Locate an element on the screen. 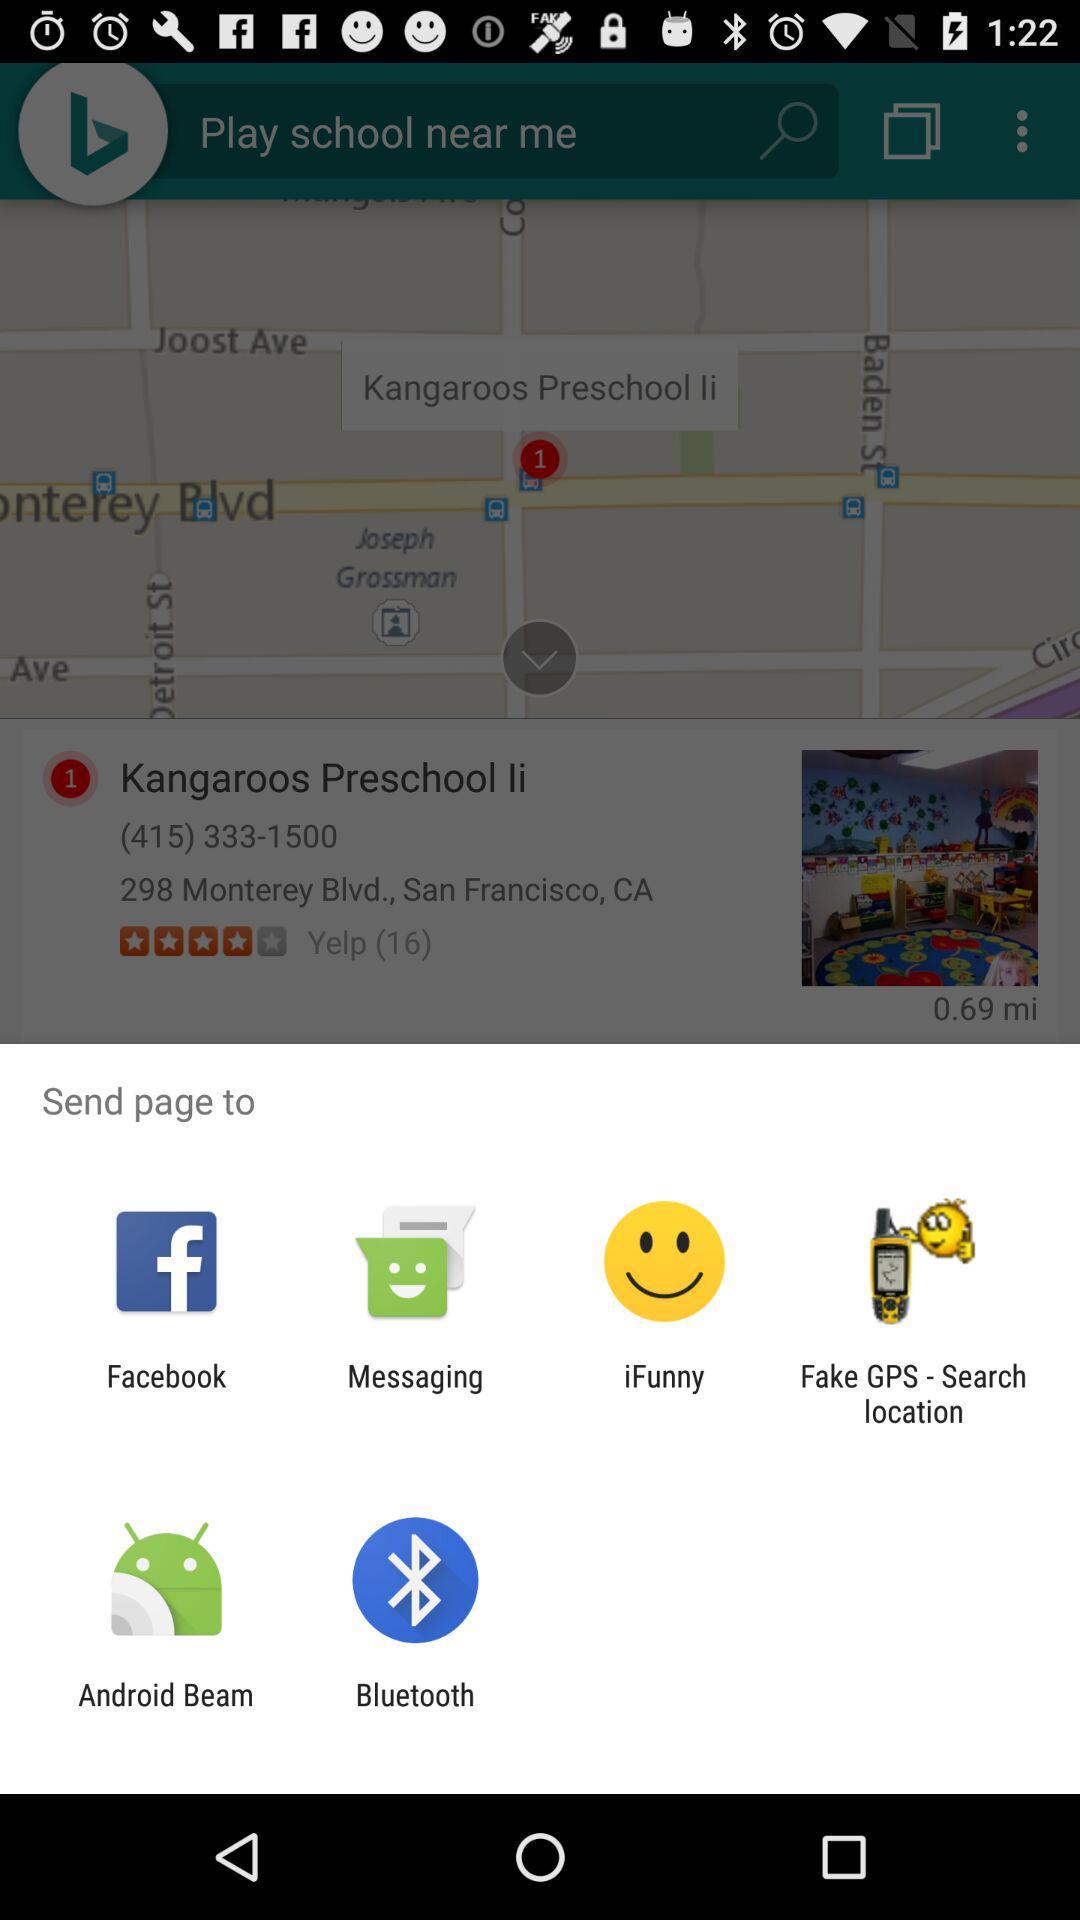 The width and height of the screenshot is (1080, 1920). ifunny item is located at coordinates (664, 1392).